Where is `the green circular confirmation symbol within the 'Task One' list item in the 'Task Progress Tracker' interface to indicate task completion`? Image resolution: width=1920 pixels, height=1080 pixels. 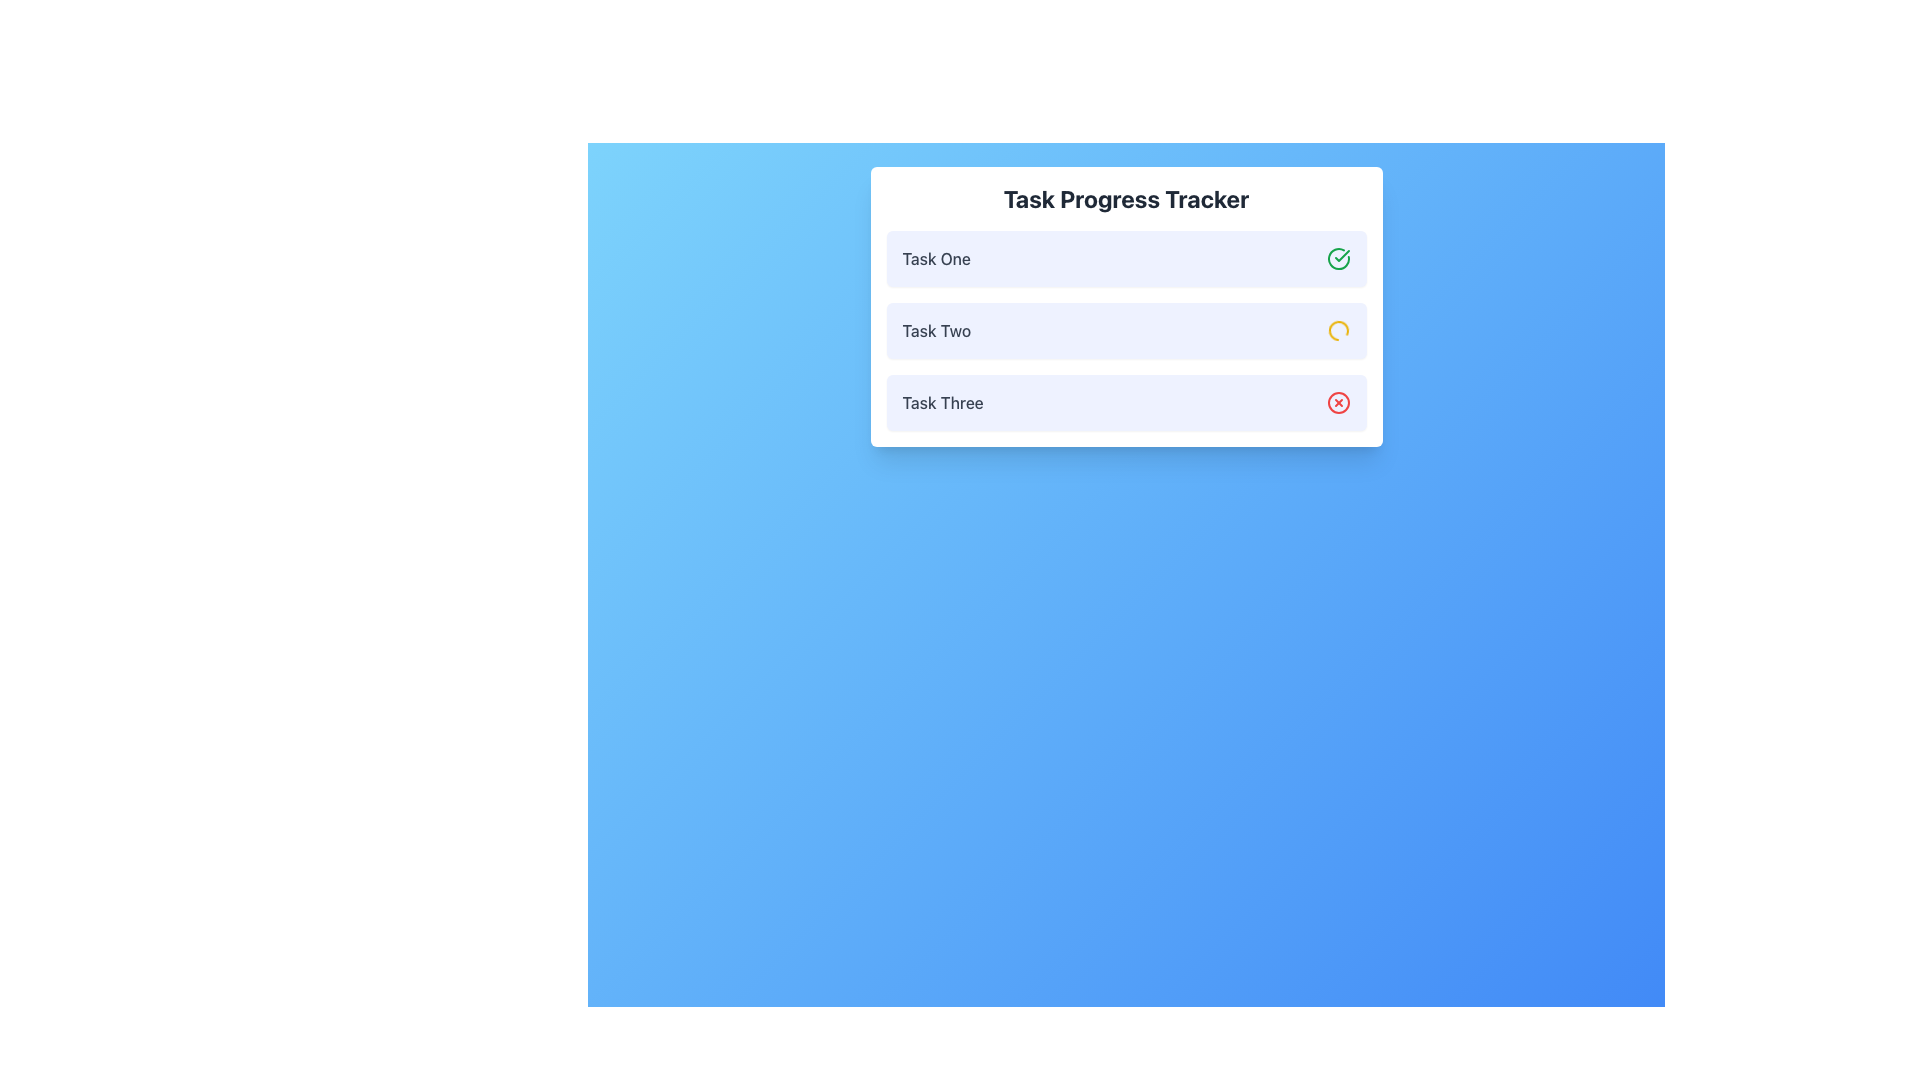
the green circular confirmation symbol within the 'Task One' list item in the 'Task Progress Tracker' interface to indicate task completion is located at coordinates (1342, 254).